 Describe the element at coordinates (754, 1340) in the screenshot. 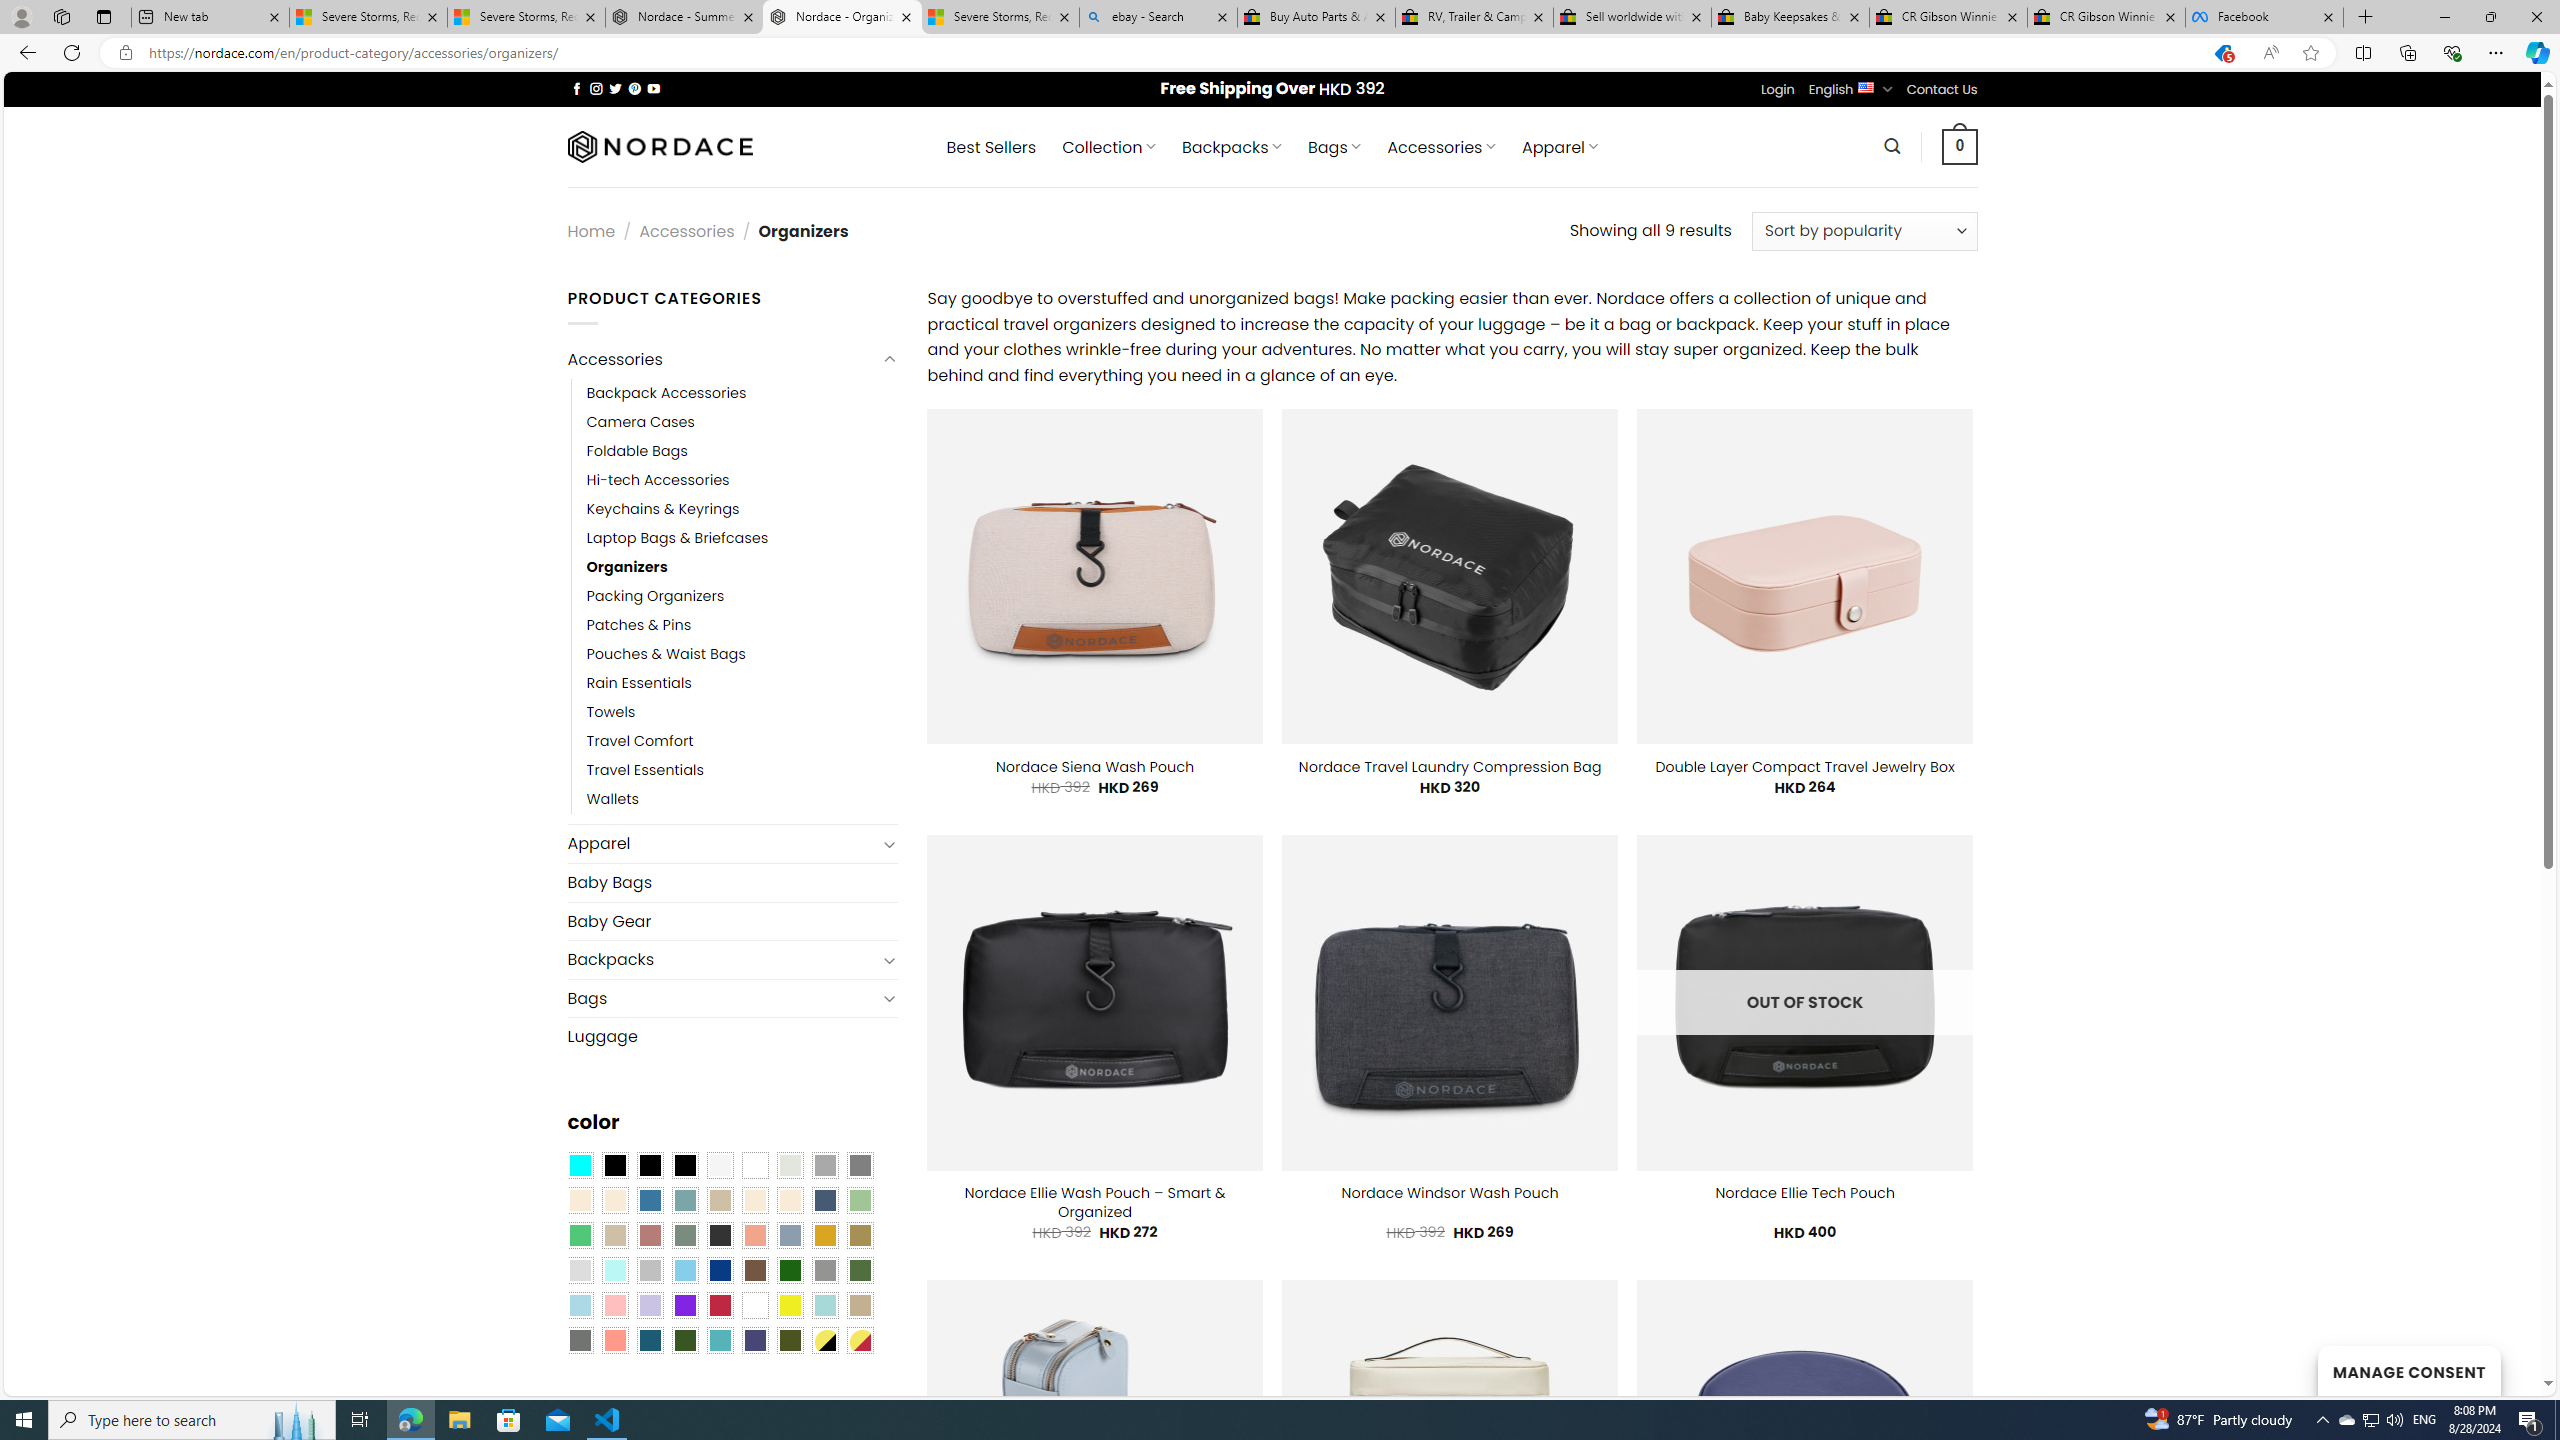

I see `'Purple Navy'` at that location.